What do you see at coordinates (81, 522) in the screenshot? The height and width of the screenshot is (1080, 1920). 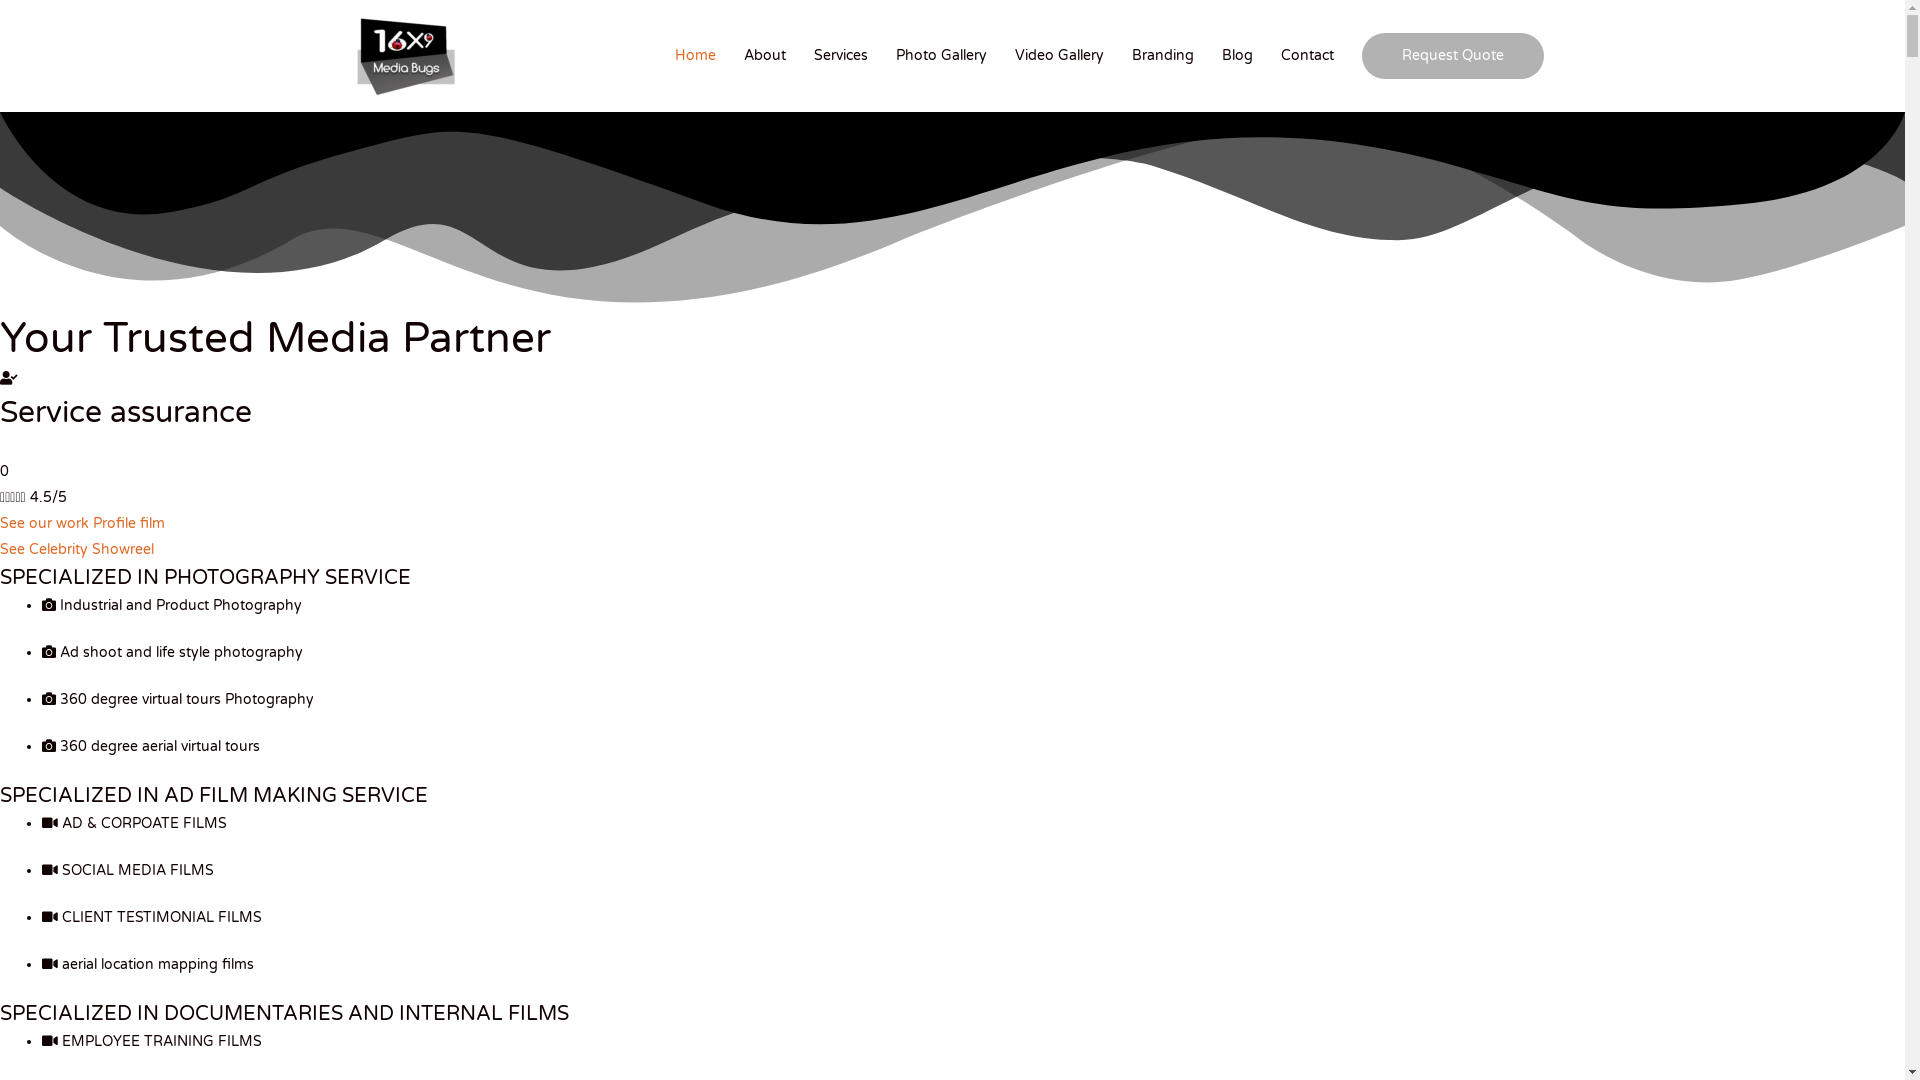 I see `'See our work Profile film'` at bounding box center [81, 522].